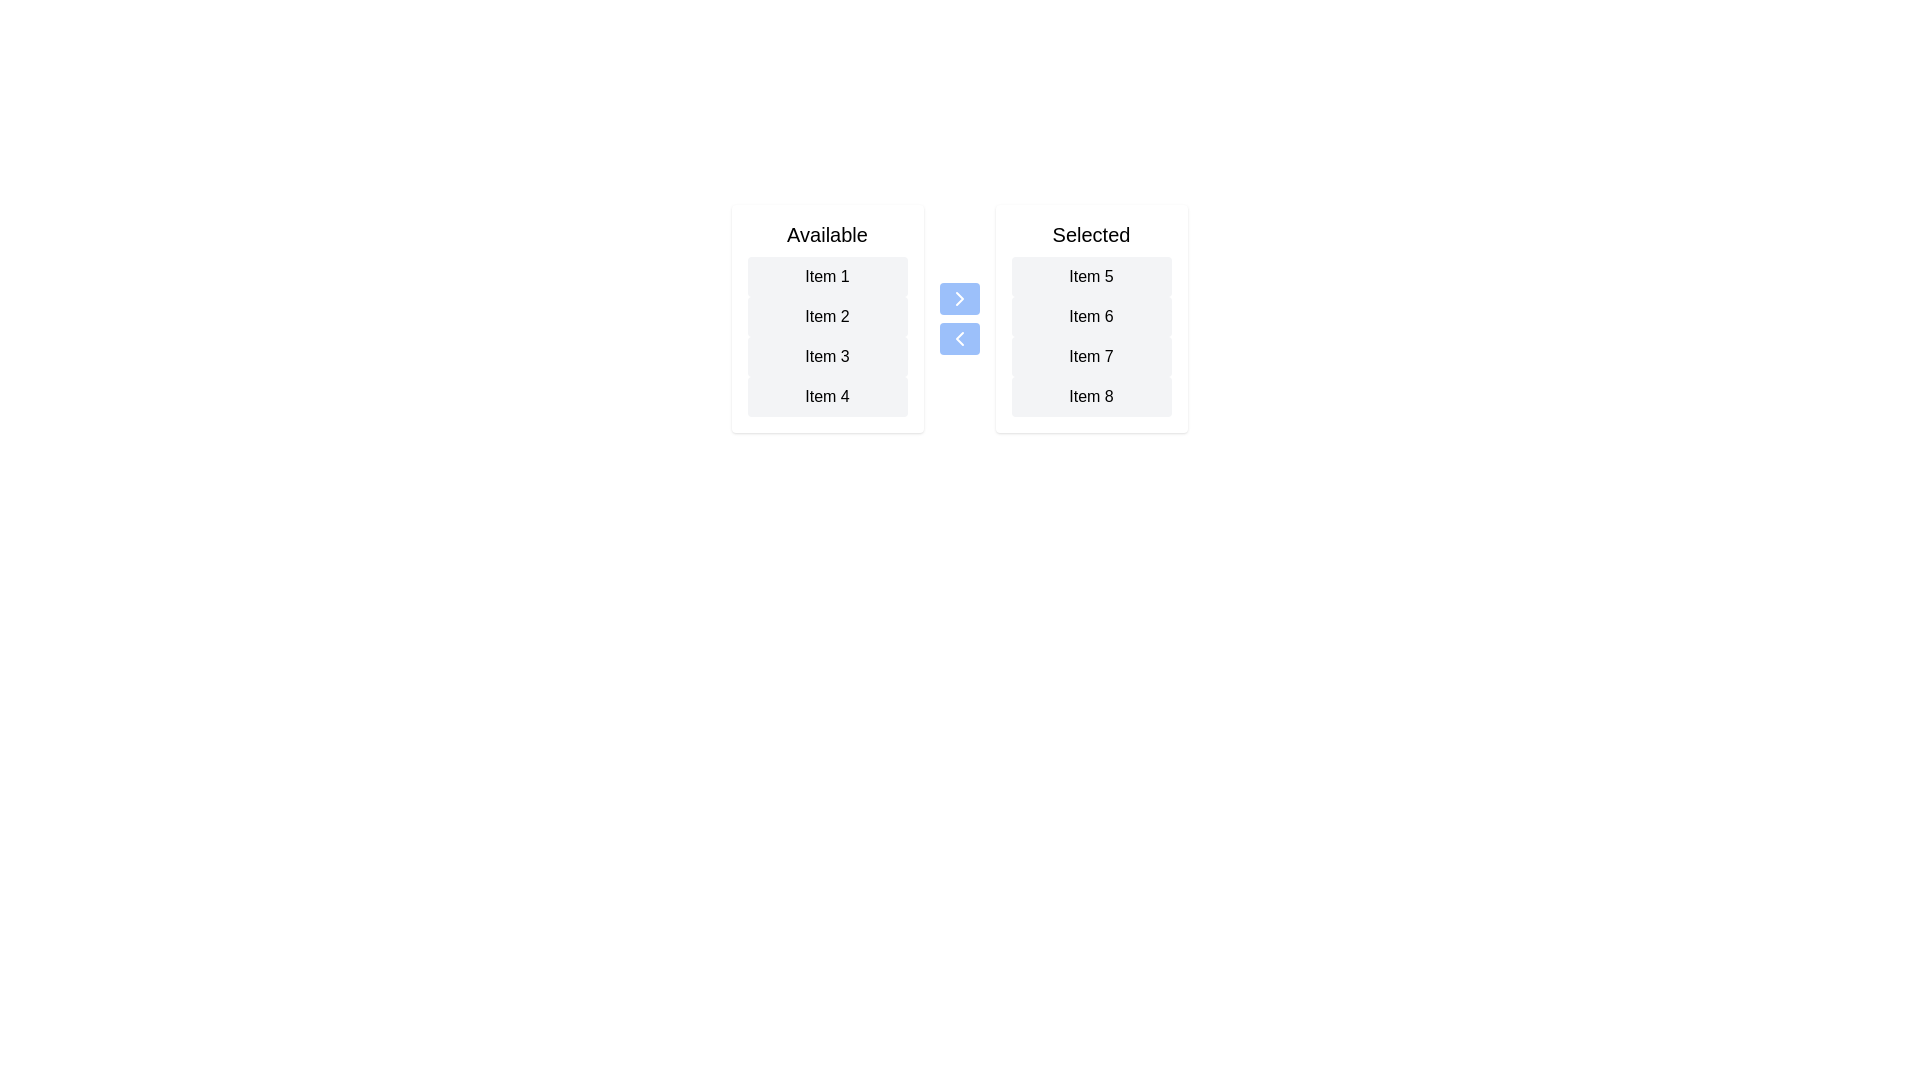 Image resolution: width=1920 pixels, height=1080 pixels. I want to click on the Chevron navigation arrow icon located inside the blue button between the 'Available' and 'Selected' panels, so click(958, 338).